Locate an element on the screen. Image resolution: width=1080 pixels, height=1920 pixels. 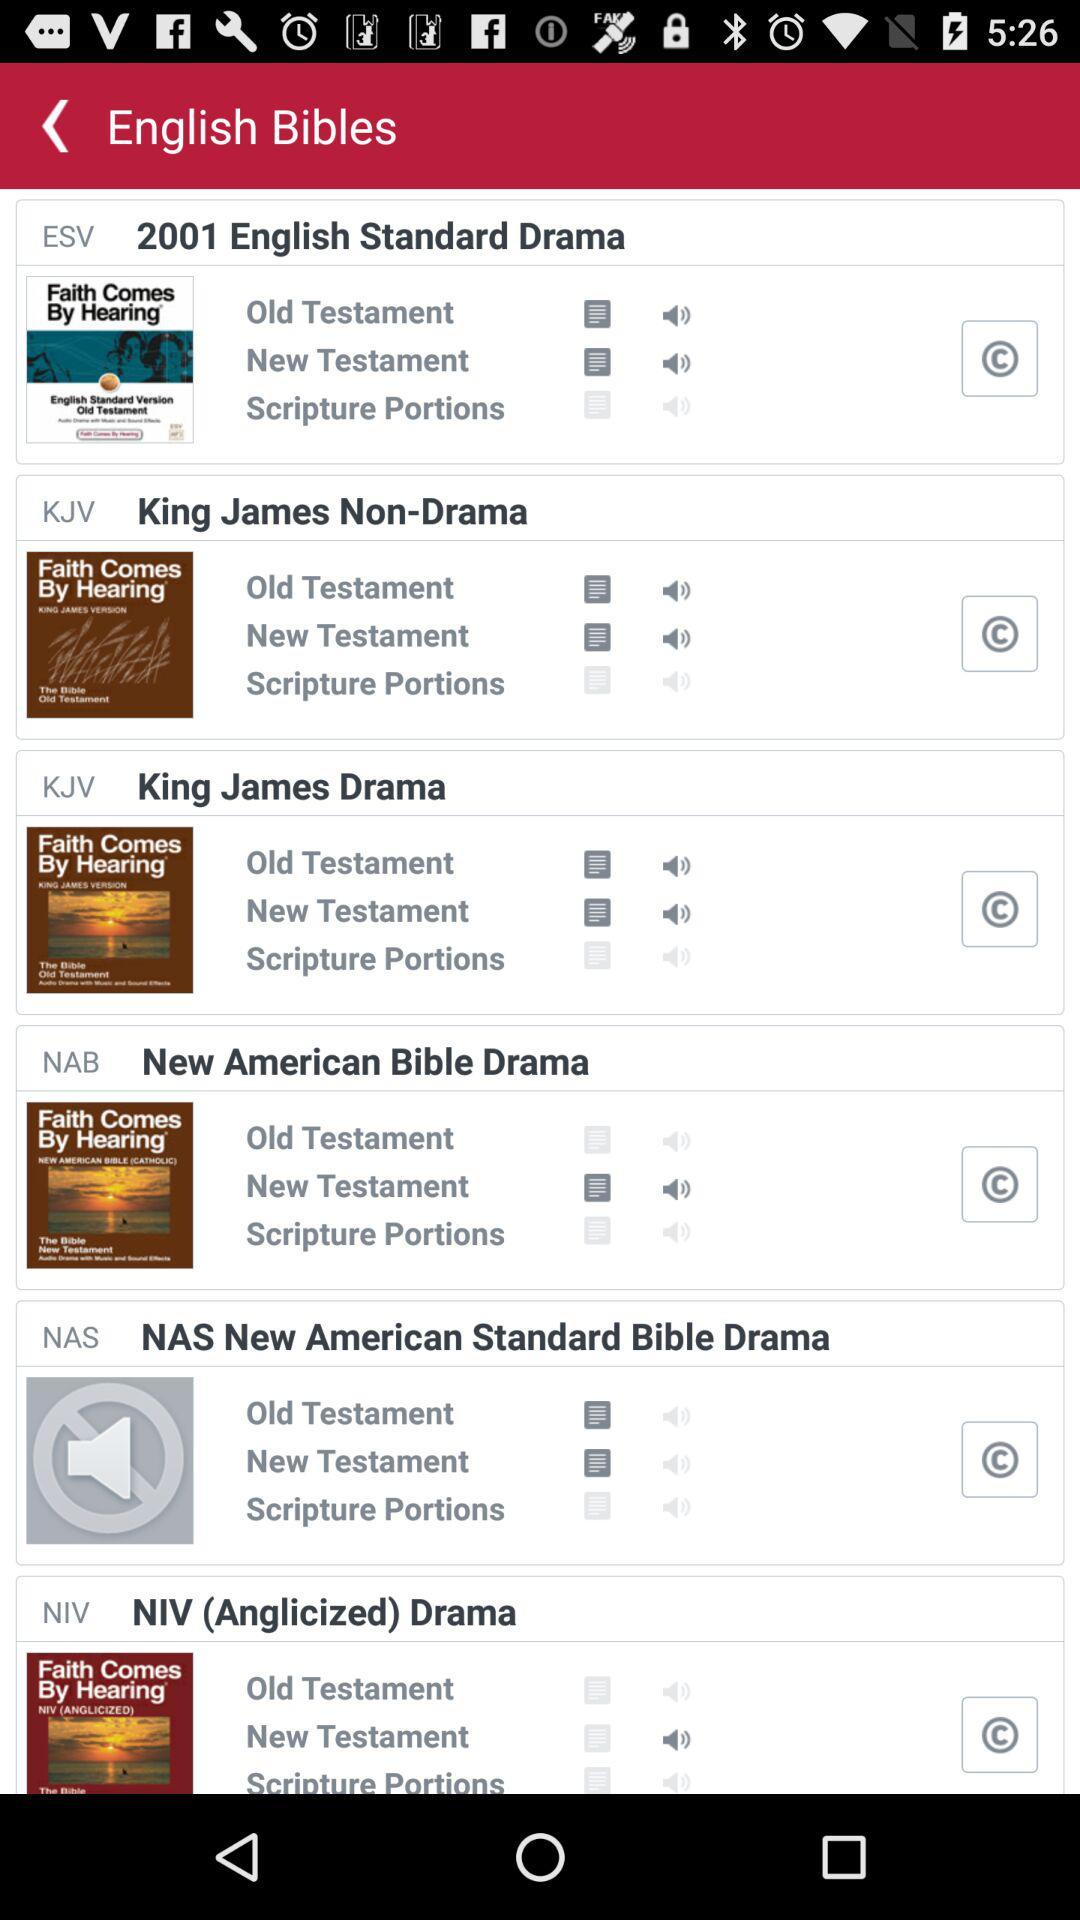
the app to the right of niv item is located at coordinates (323, 1611).